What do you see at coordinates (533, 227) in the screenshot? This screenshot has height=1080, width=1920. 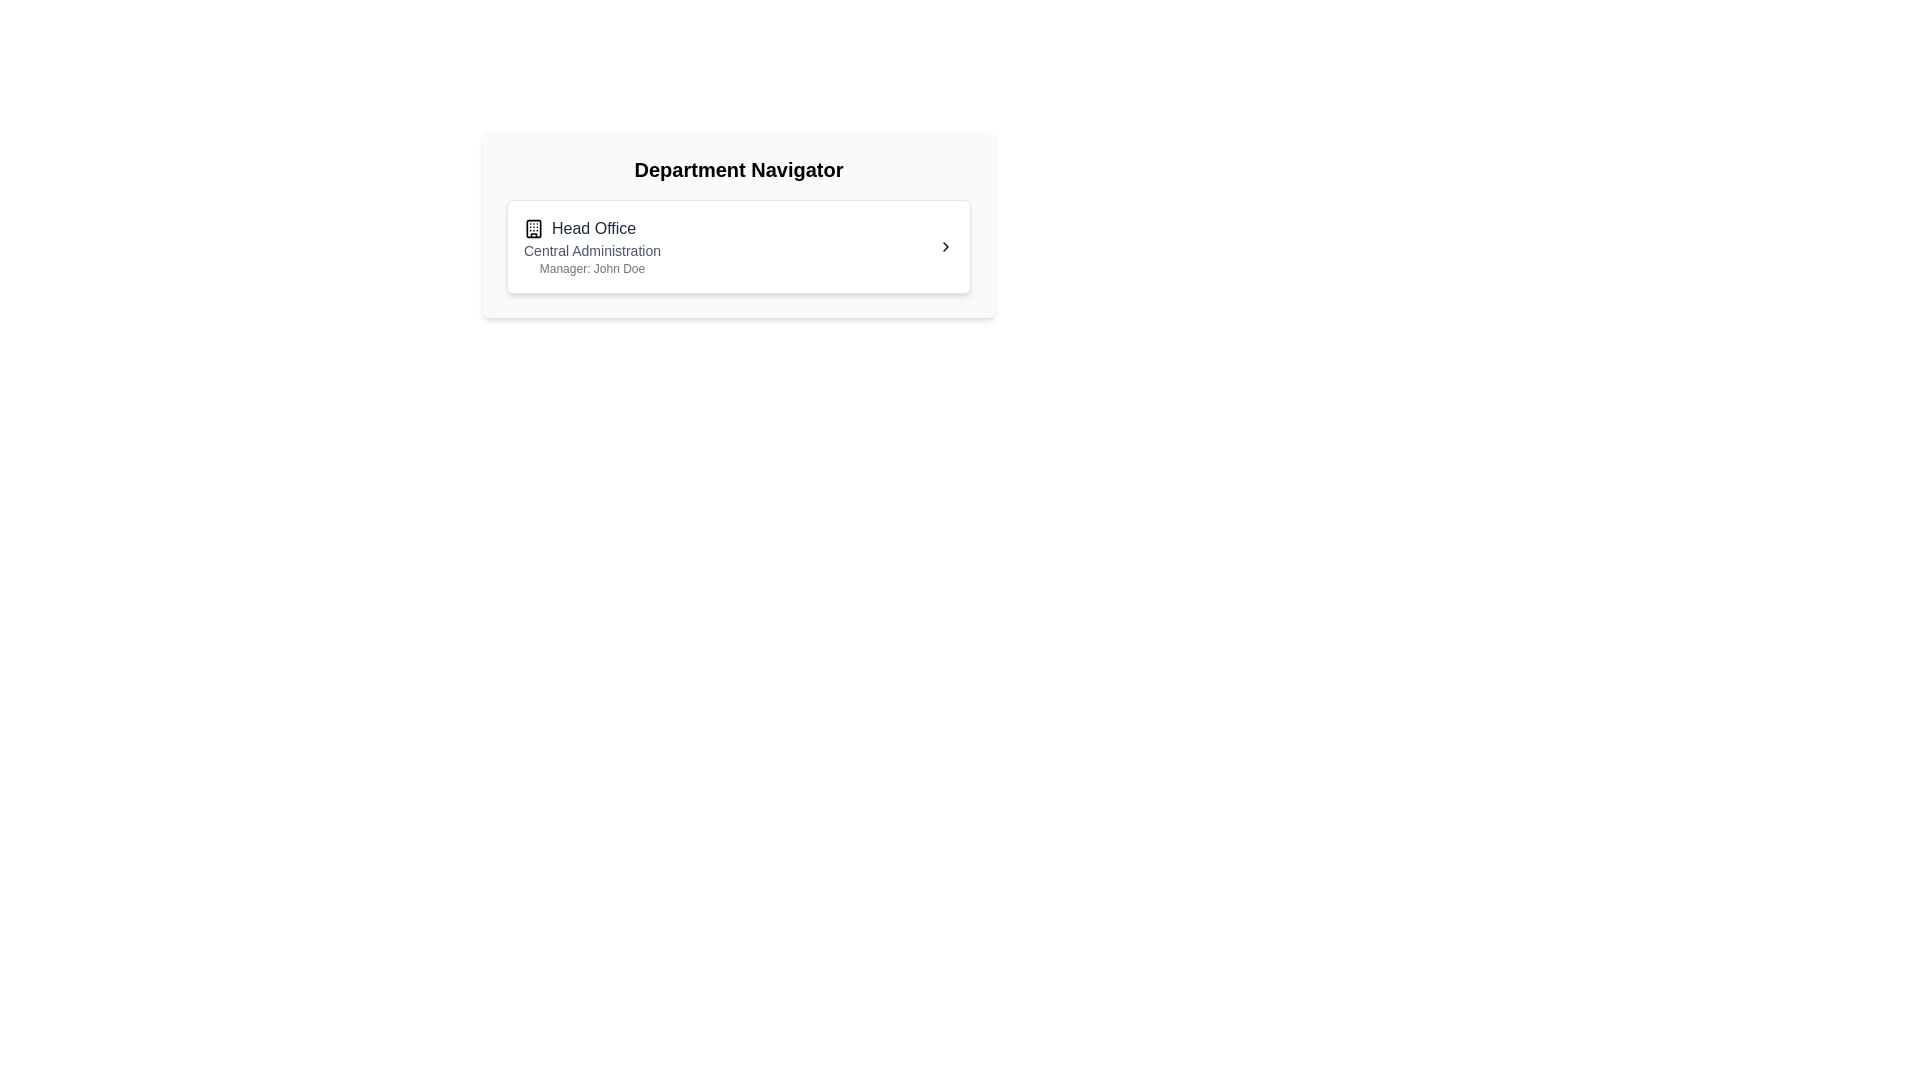 I see `SVG properties of the building icon located to the left of the 'Head Office' text label in the 'Department Navigator' UI` at bounding box center [533, 227].